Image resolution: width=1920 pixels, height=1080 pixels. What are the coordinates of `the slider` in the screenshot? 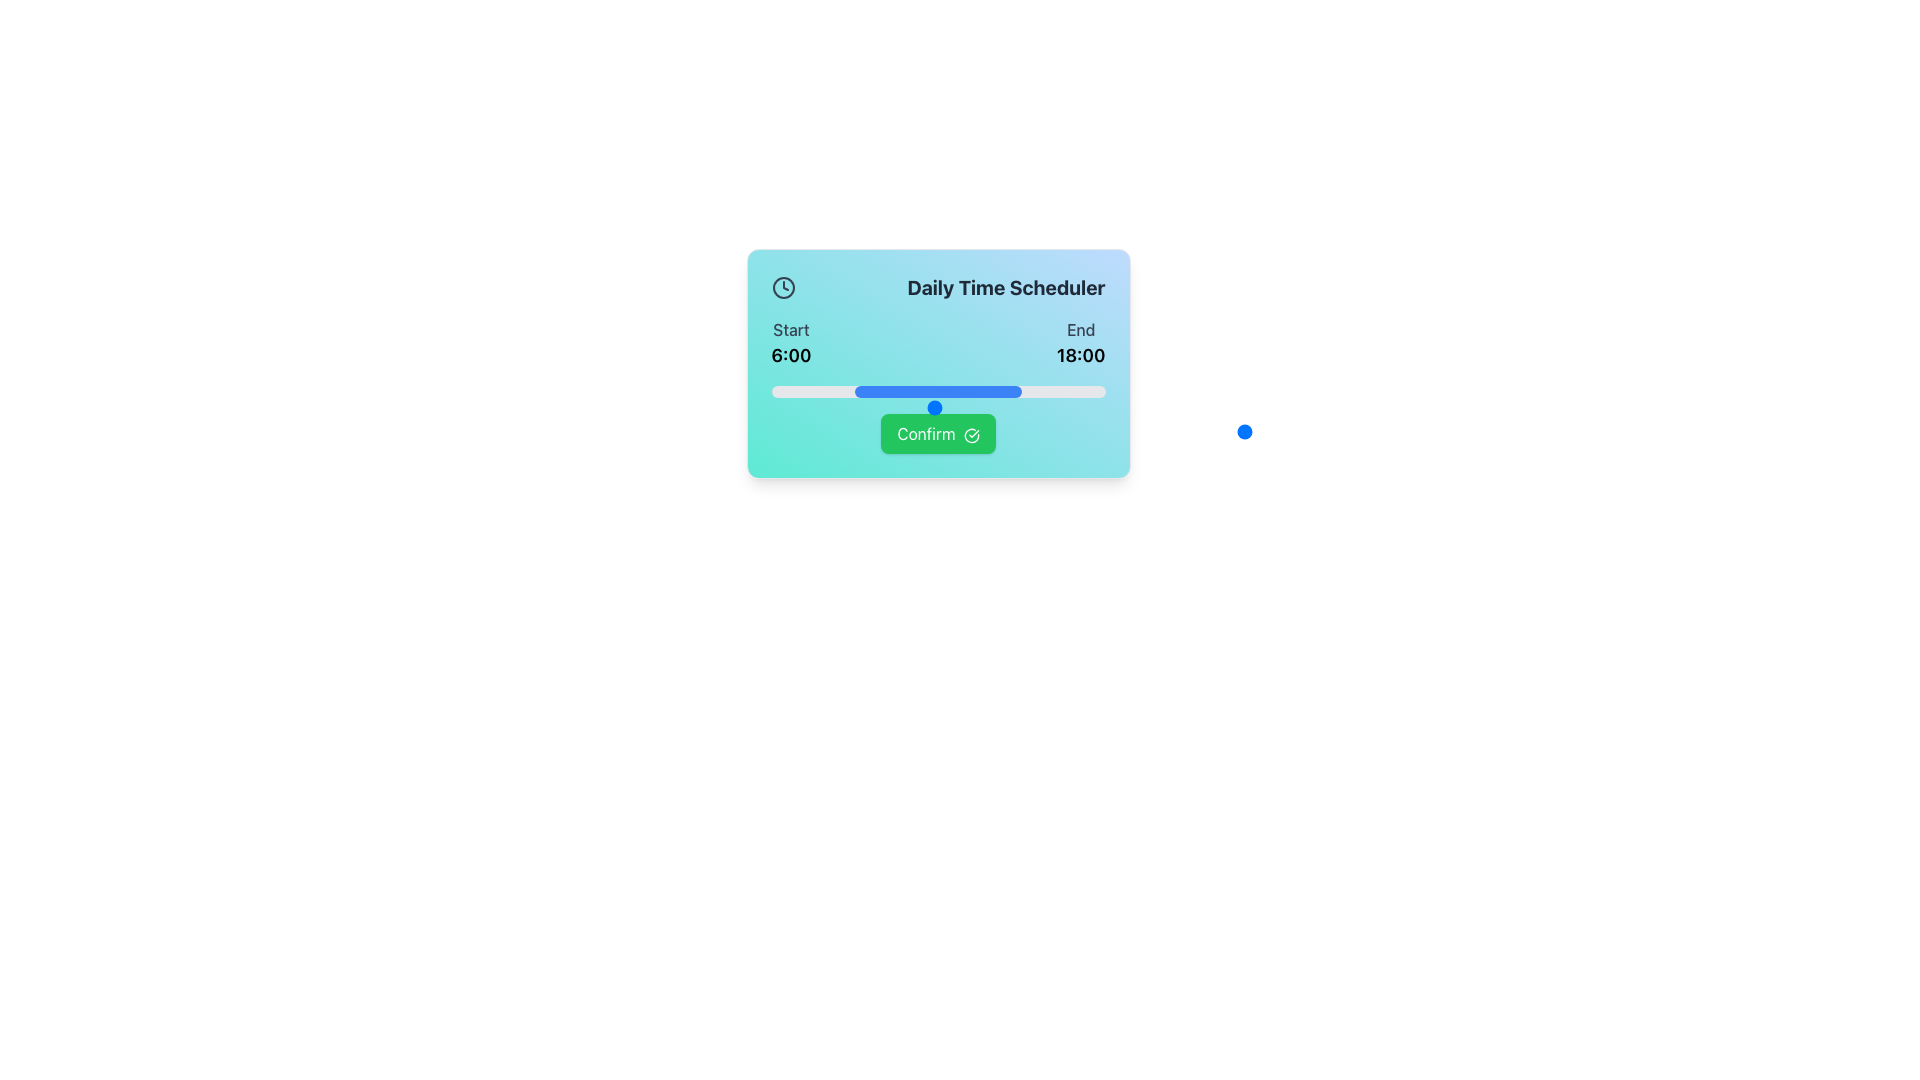 It's located at (835, 392).